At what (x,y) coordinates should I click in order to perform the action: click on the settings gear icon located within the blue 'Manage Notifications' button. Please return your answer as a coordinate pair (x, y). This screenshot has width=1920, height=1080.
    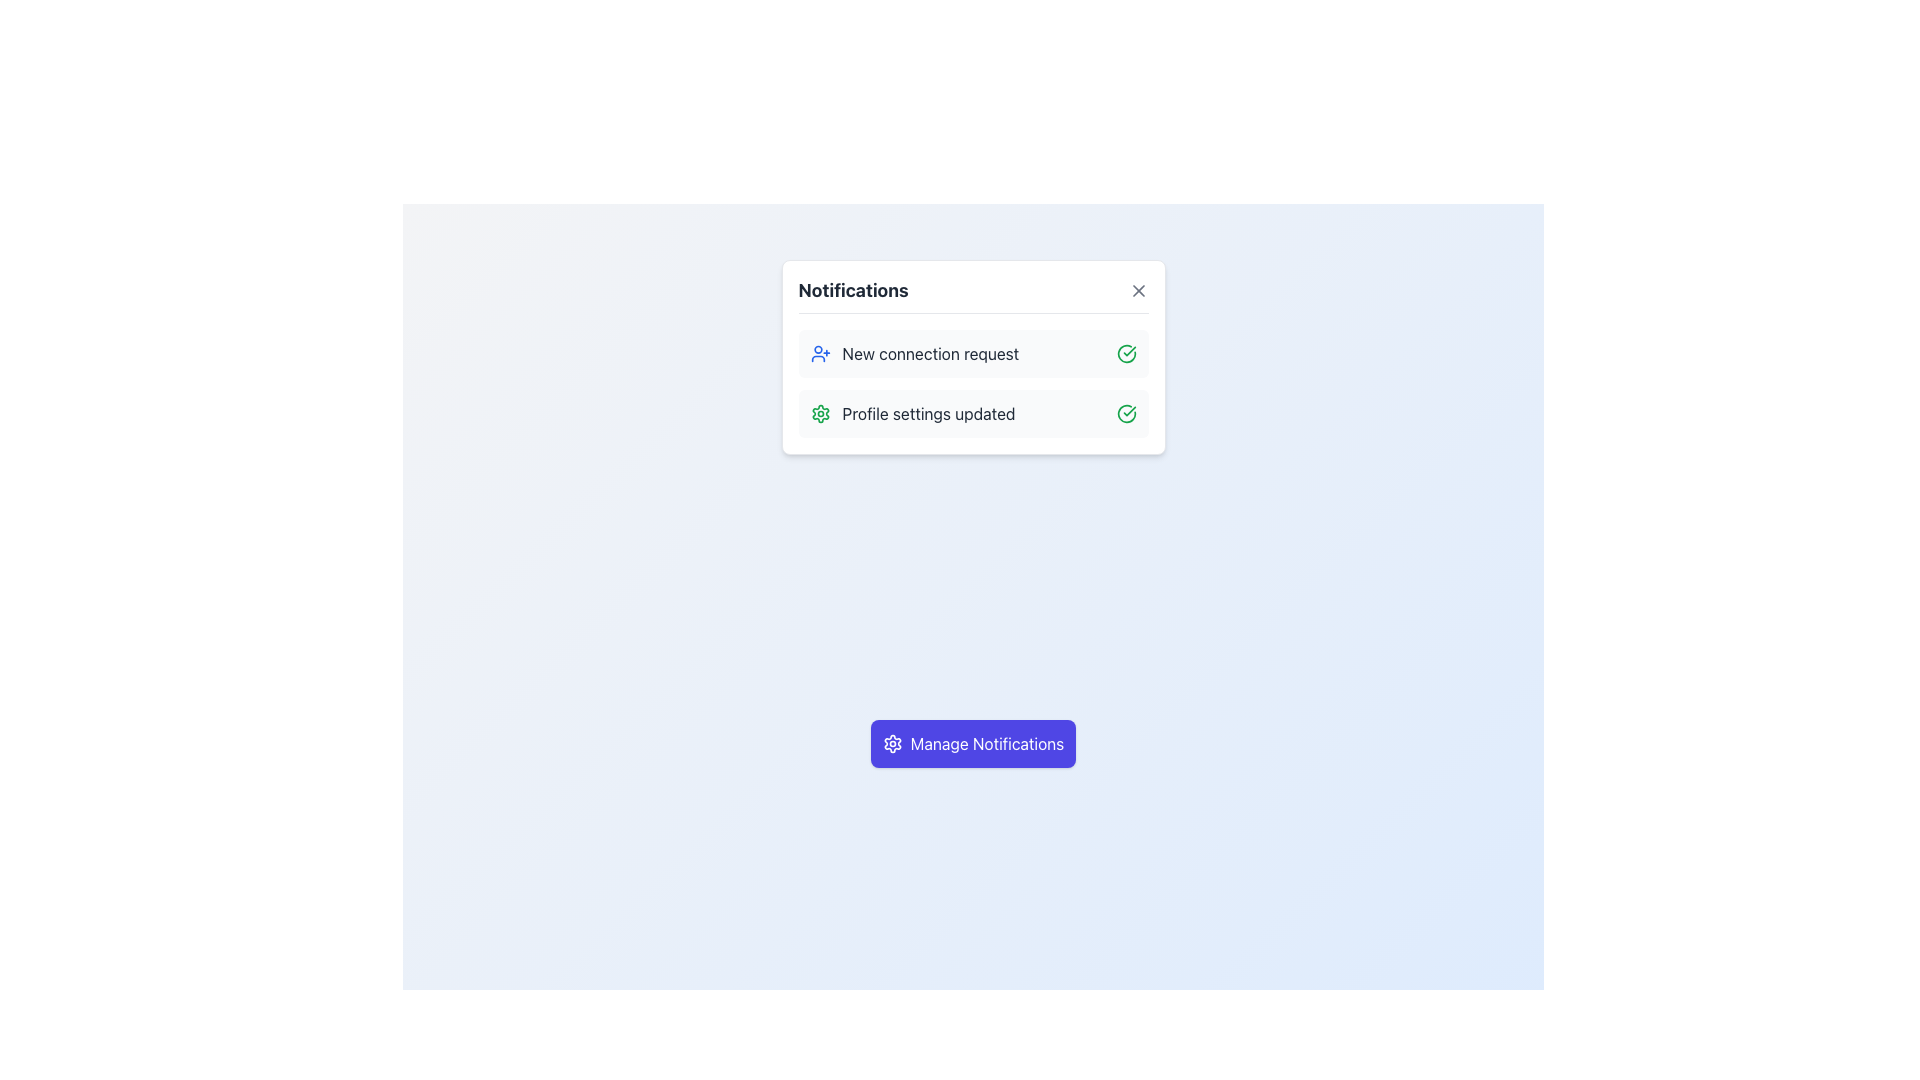
    Looking at the image, I should click on (891, 744).